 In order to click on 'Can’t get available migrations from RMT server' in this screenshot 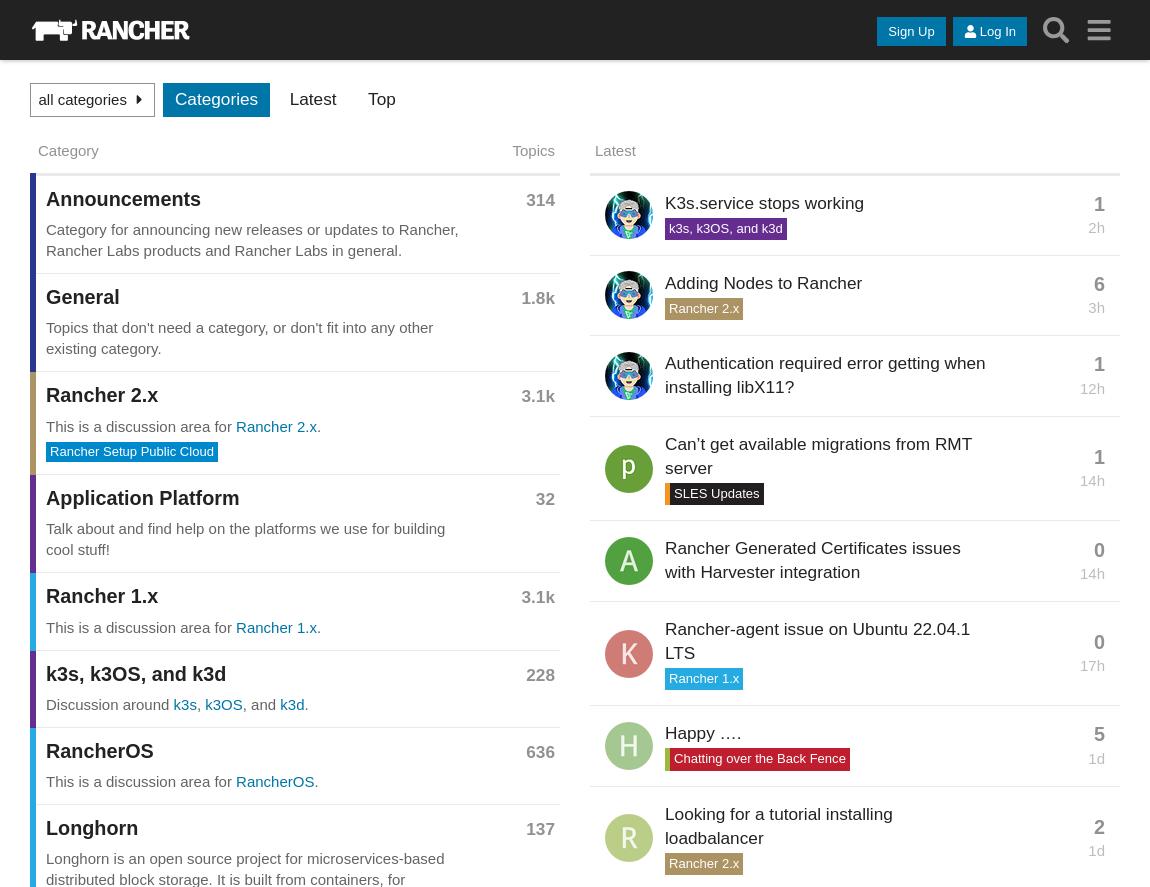, I will do `click(816, 455)`.